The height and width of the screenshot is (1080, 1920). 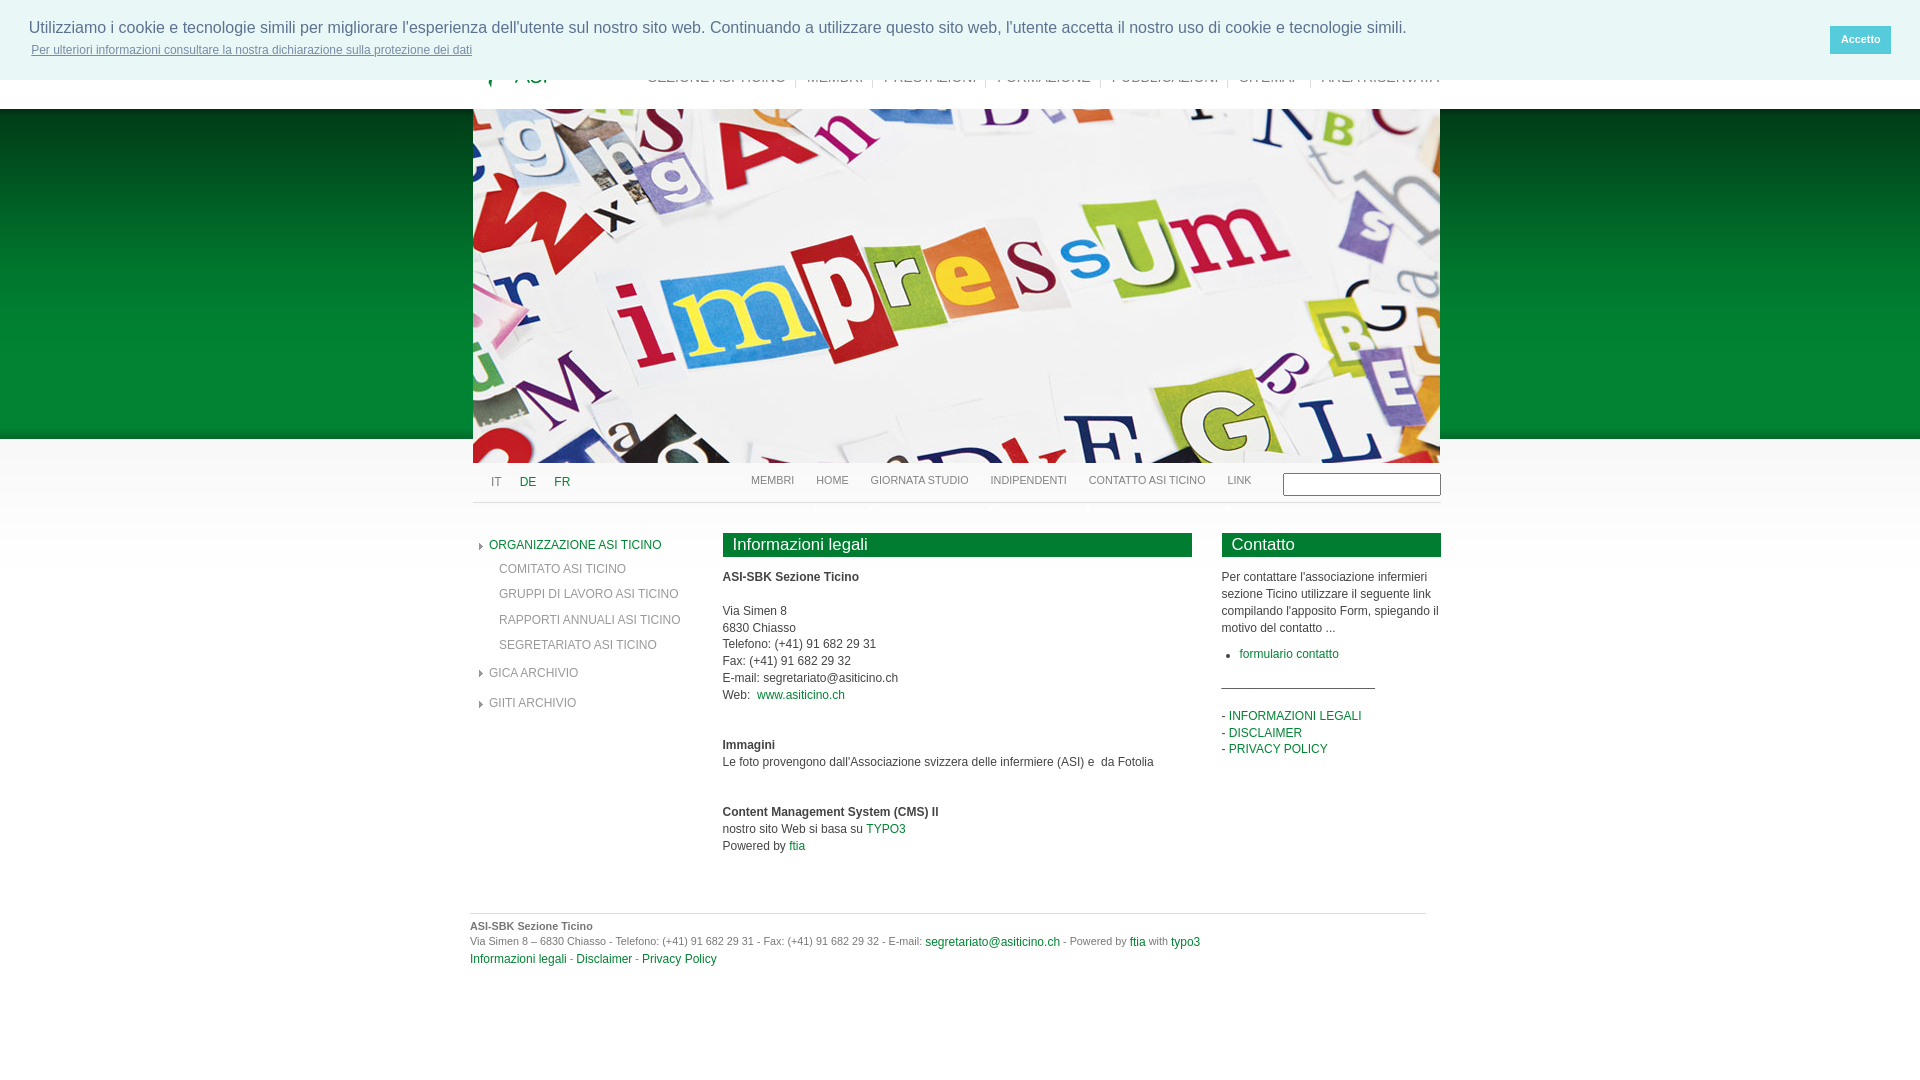 I want to click on 'LINK', so click(x=1238, y=479).